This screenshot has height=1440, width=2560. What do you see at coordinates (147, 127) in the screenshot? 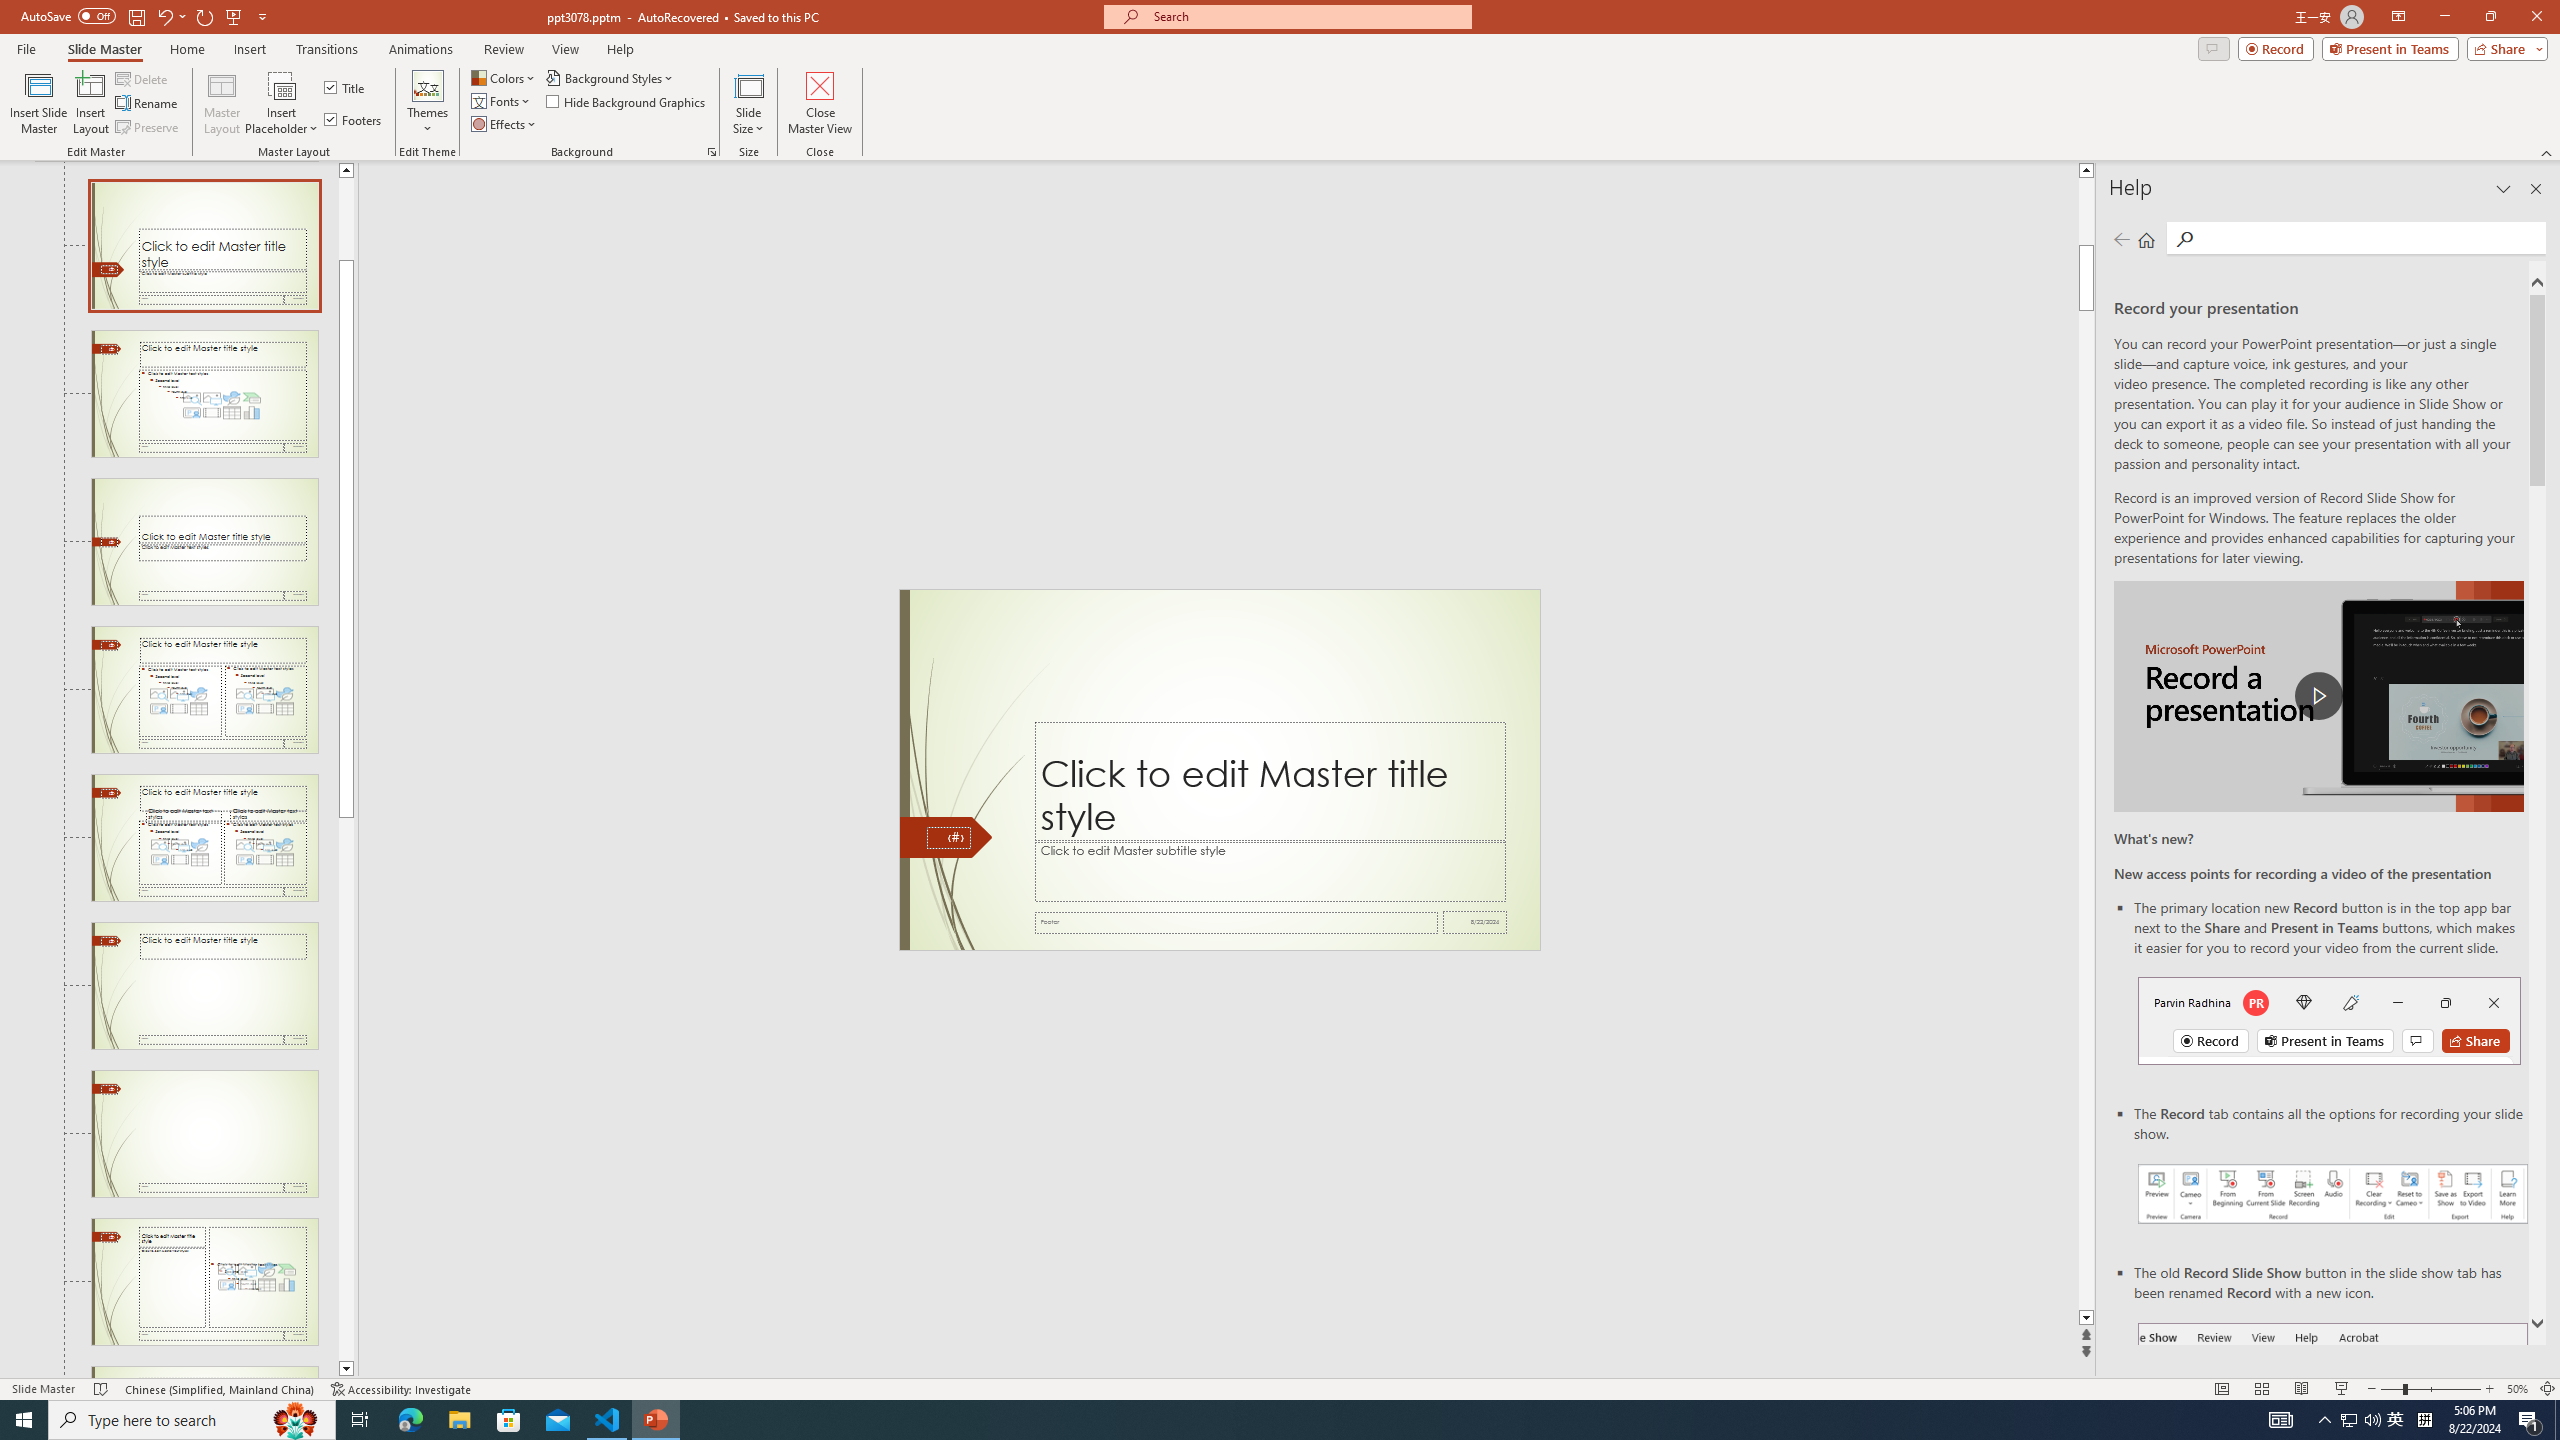
I see `'Preserve'` at bounding box center [147, 127].